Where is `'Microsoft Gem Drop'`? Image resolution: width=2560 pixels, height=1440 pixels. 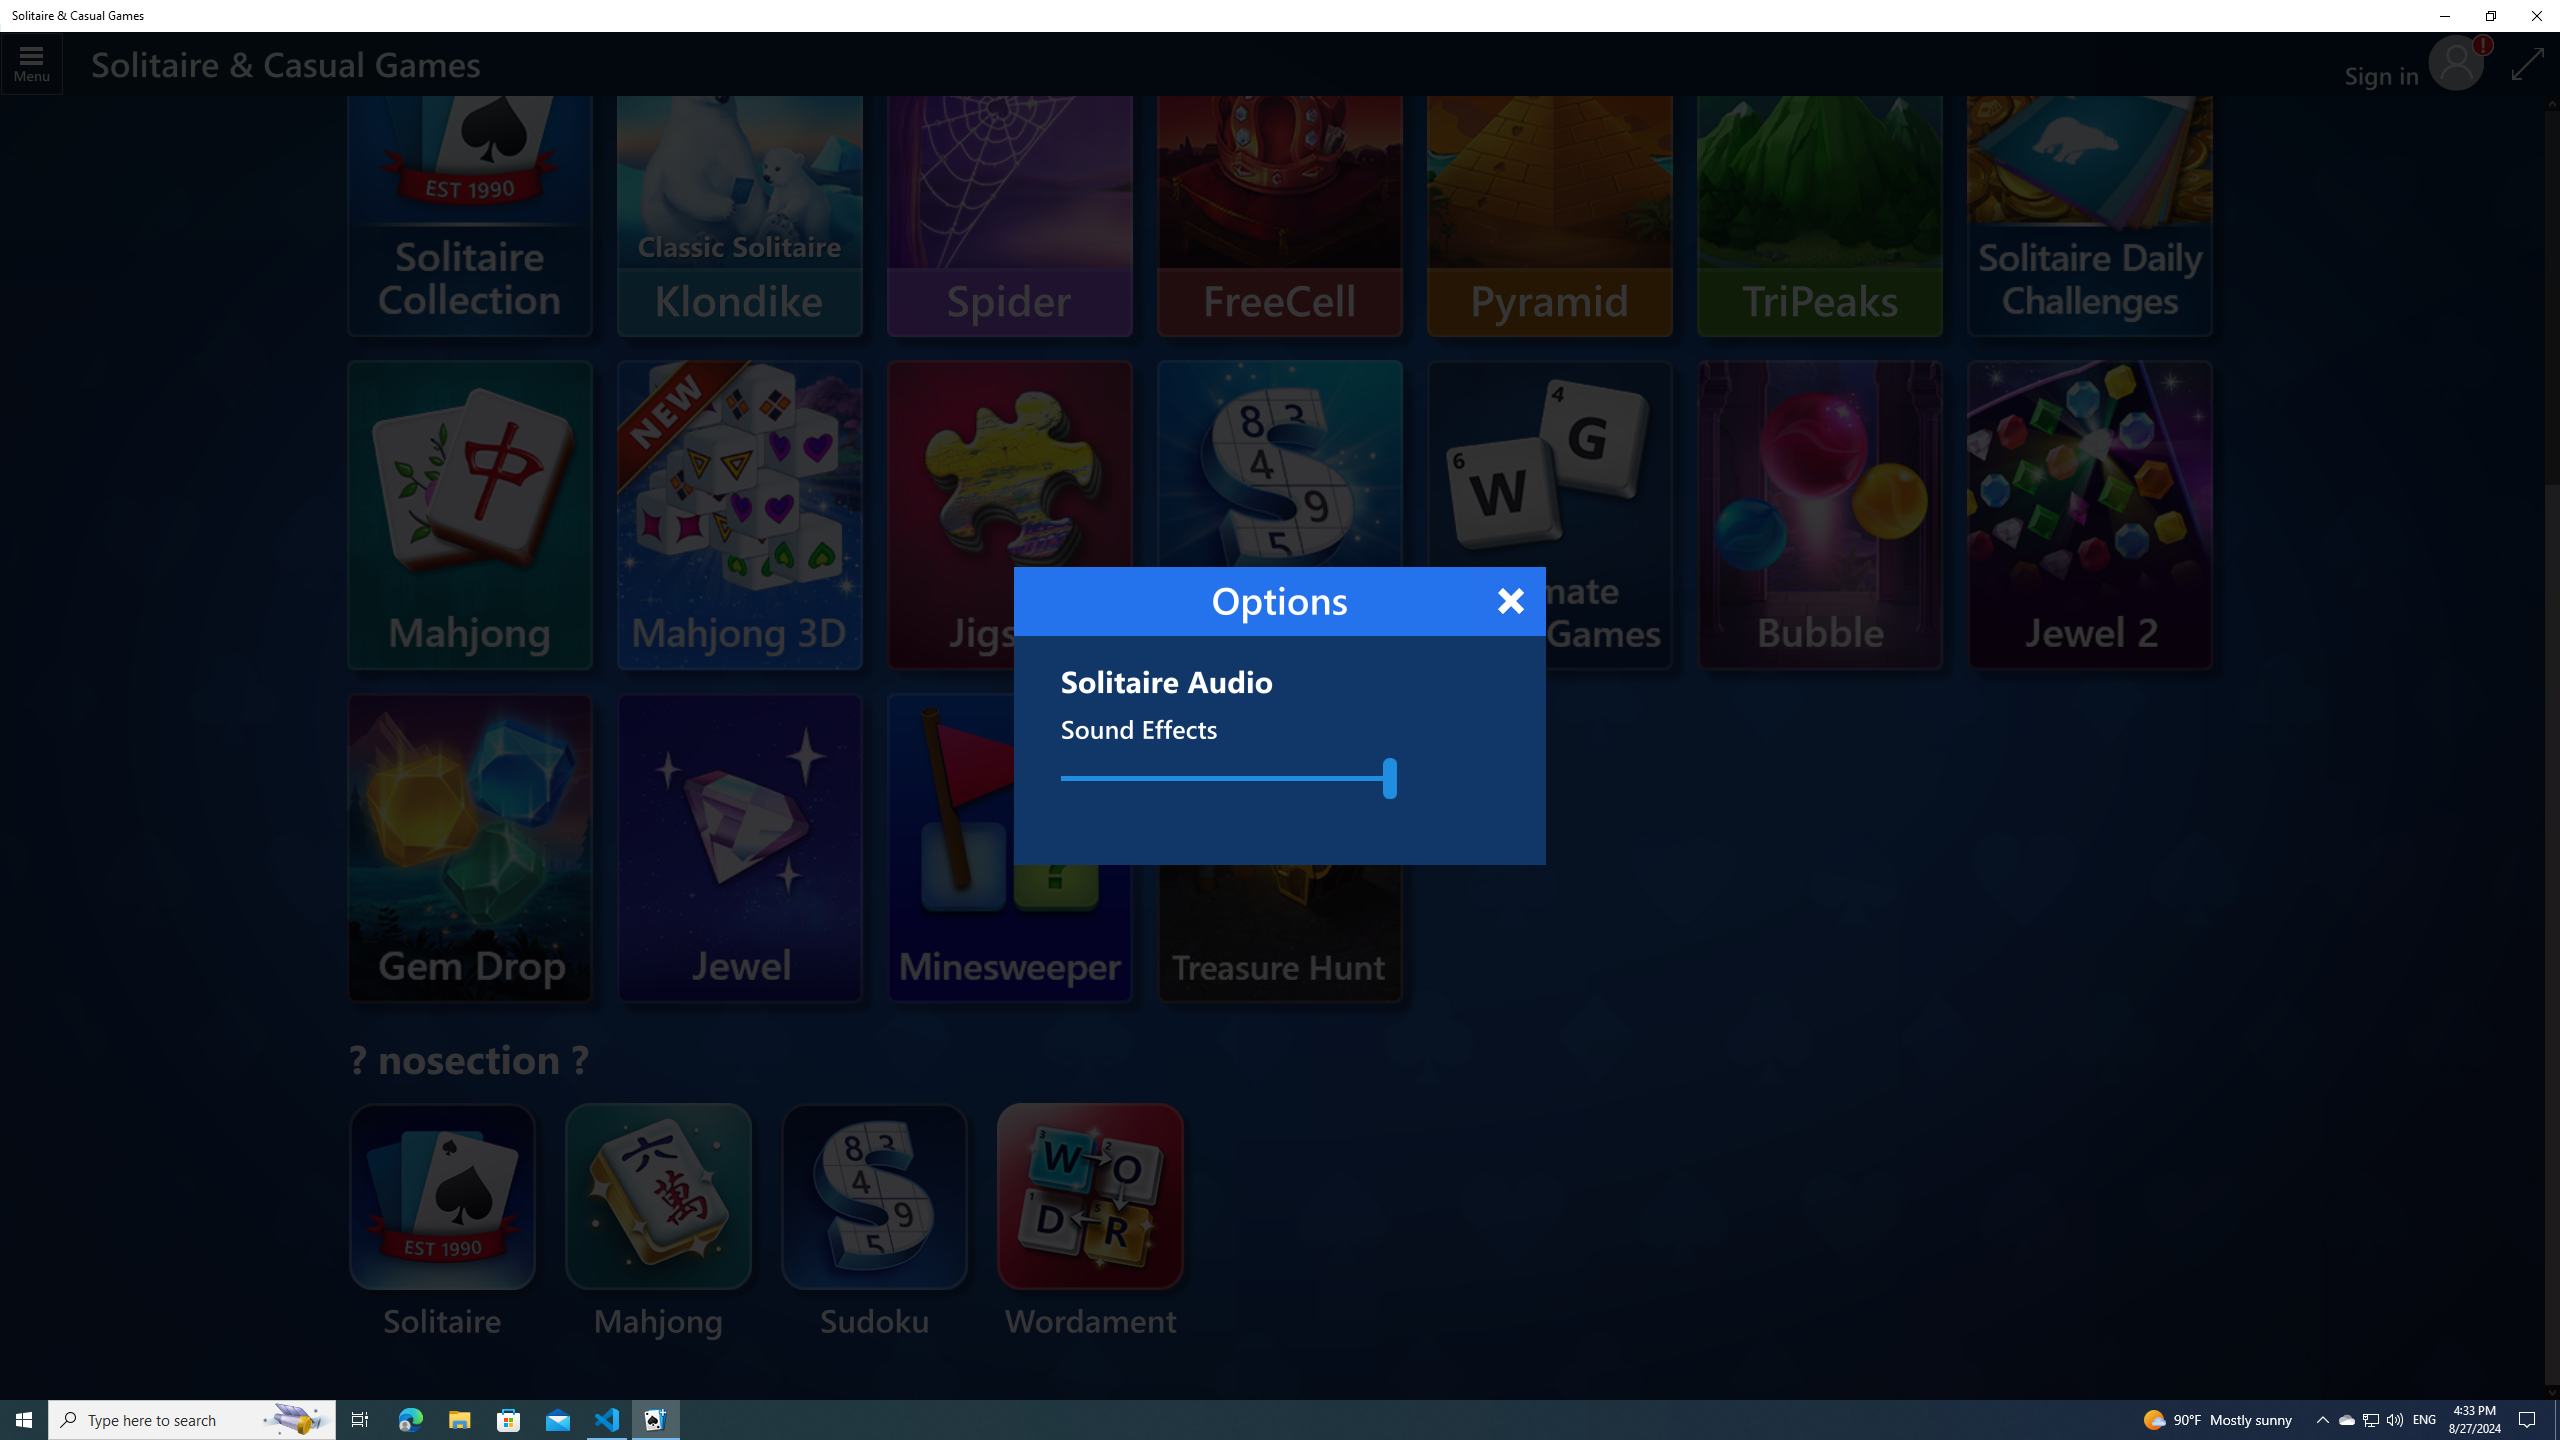 'Microsoft Gem Drop' is located at coordinates (470, 847).